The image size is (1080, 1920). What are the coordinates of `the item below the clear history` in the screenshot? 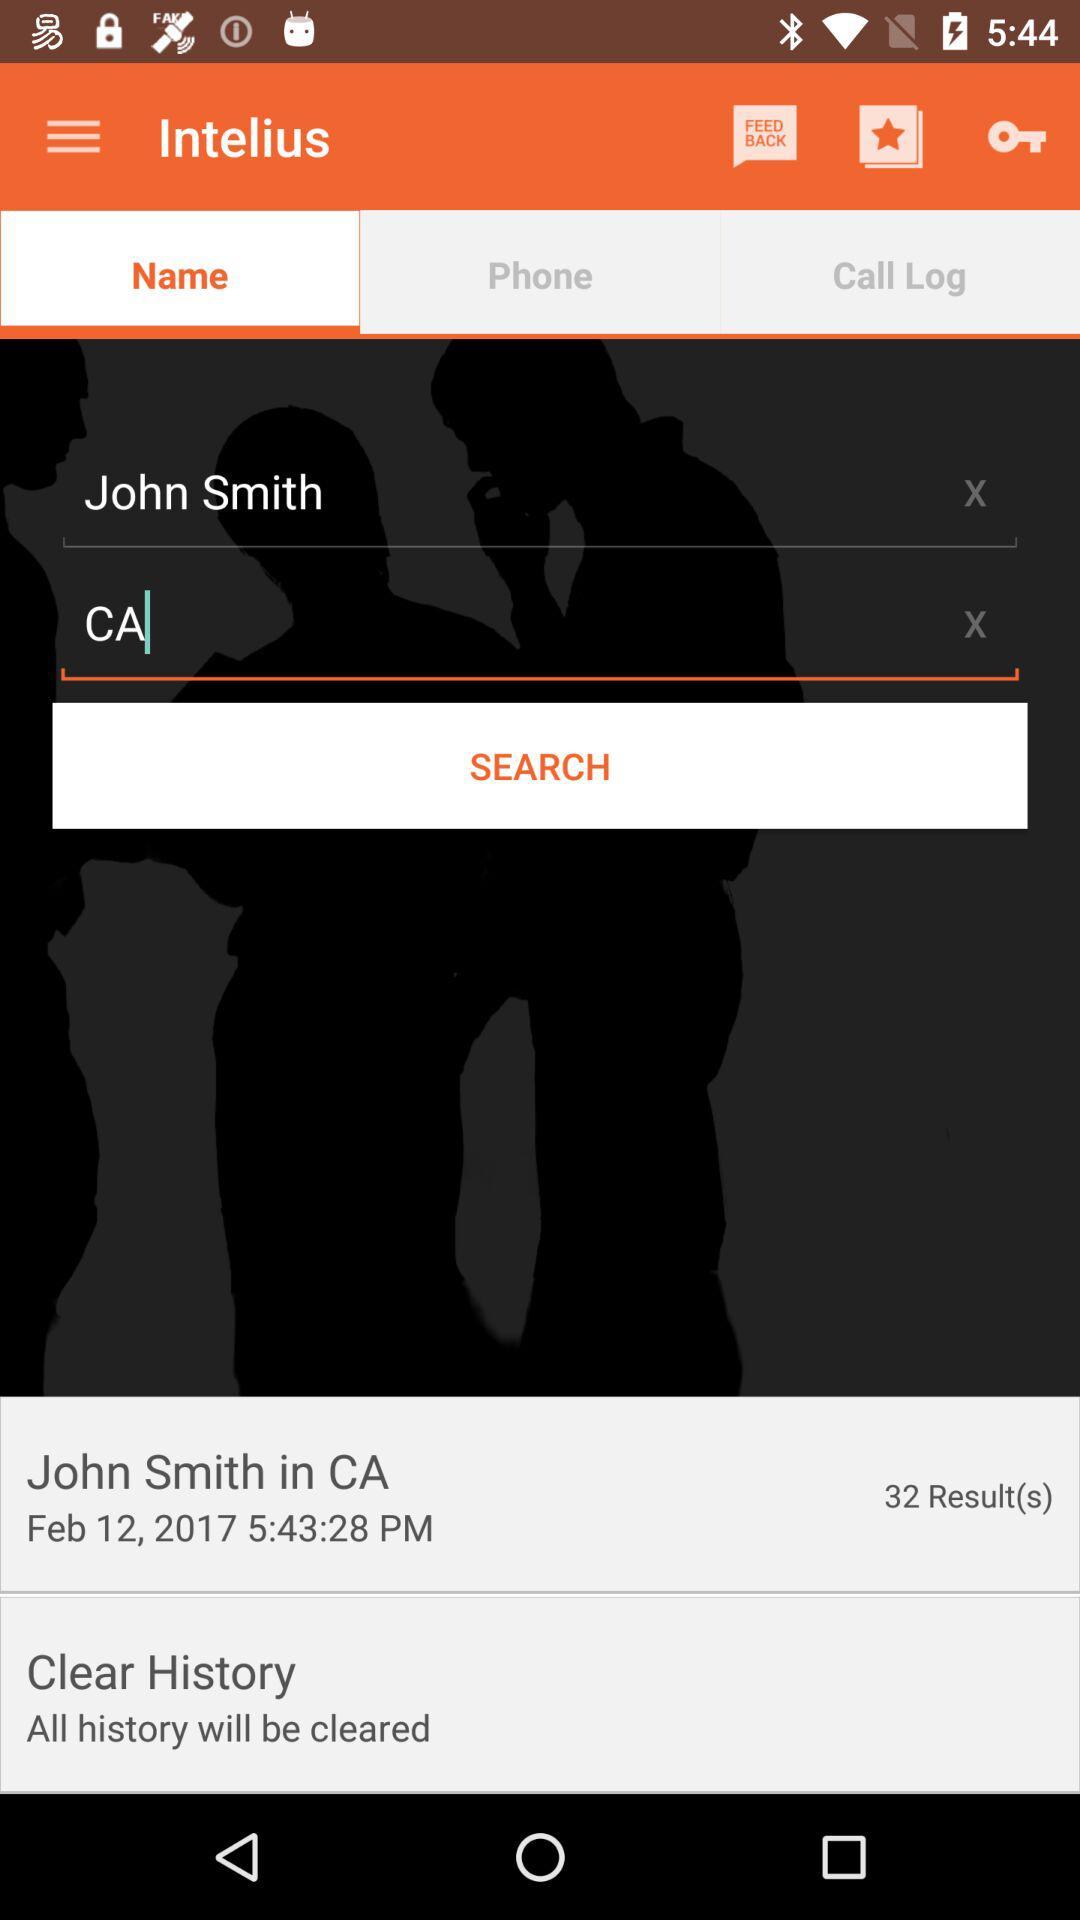 It's located at (227, 1726).